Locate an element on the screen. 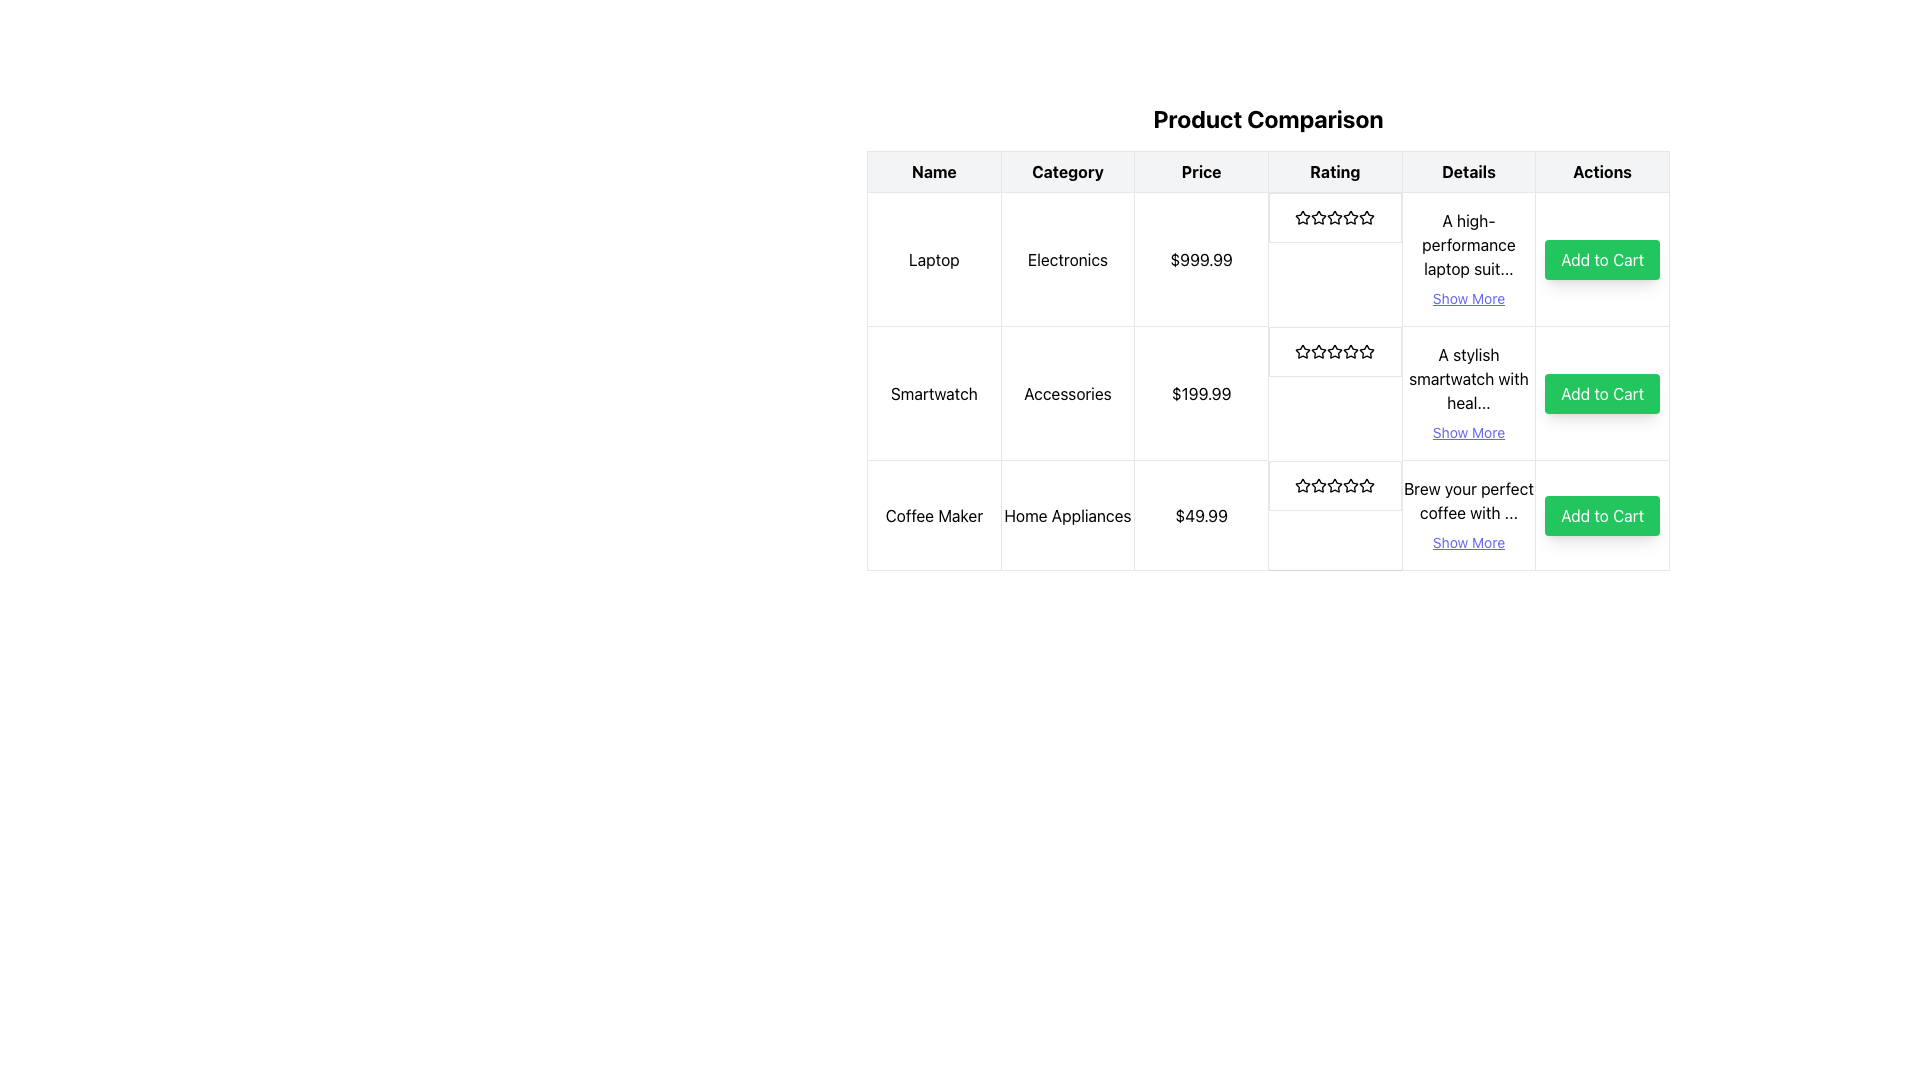 This screenshot has width=1920, height=1080. the second star icon representing the rating for the 'Coffee Maker' in the product comparison table is located at coordinates (1351, 485).